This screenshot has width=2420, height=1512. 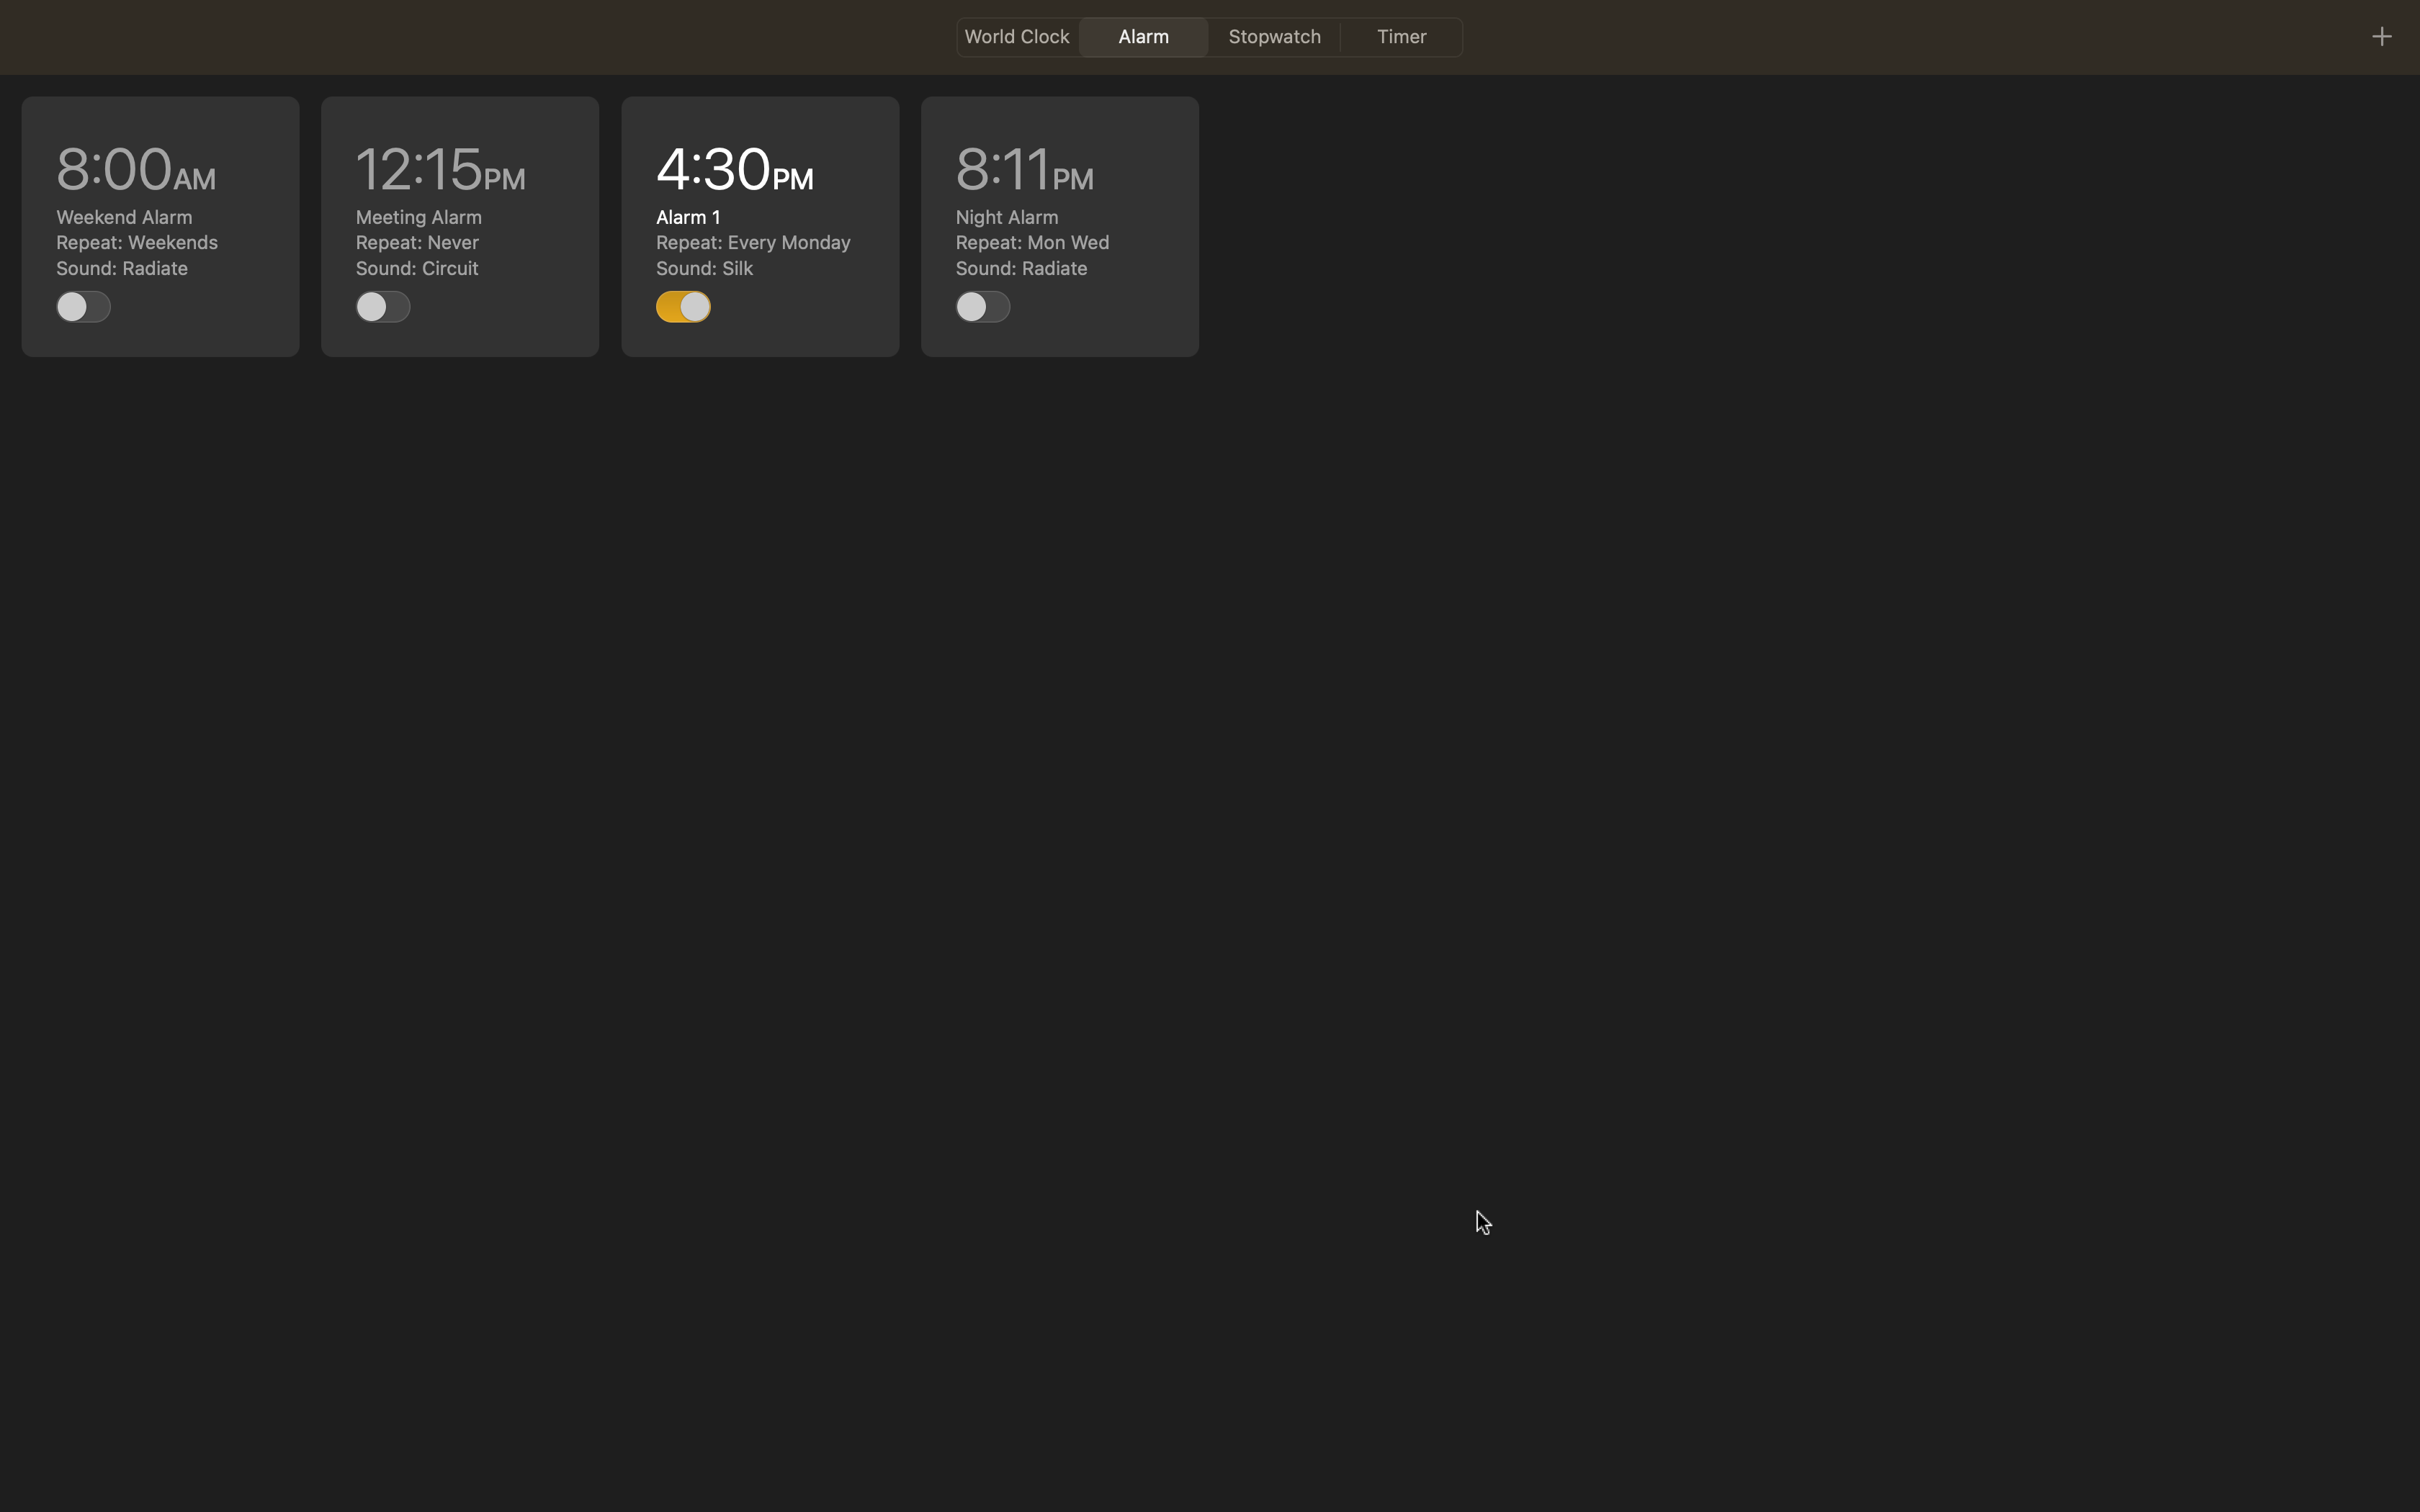 What do you see at coordinates (2380, 35) in the screenshot?
I see `a new reminder by pressing the plus icon` at bounding box center [2380, 35].